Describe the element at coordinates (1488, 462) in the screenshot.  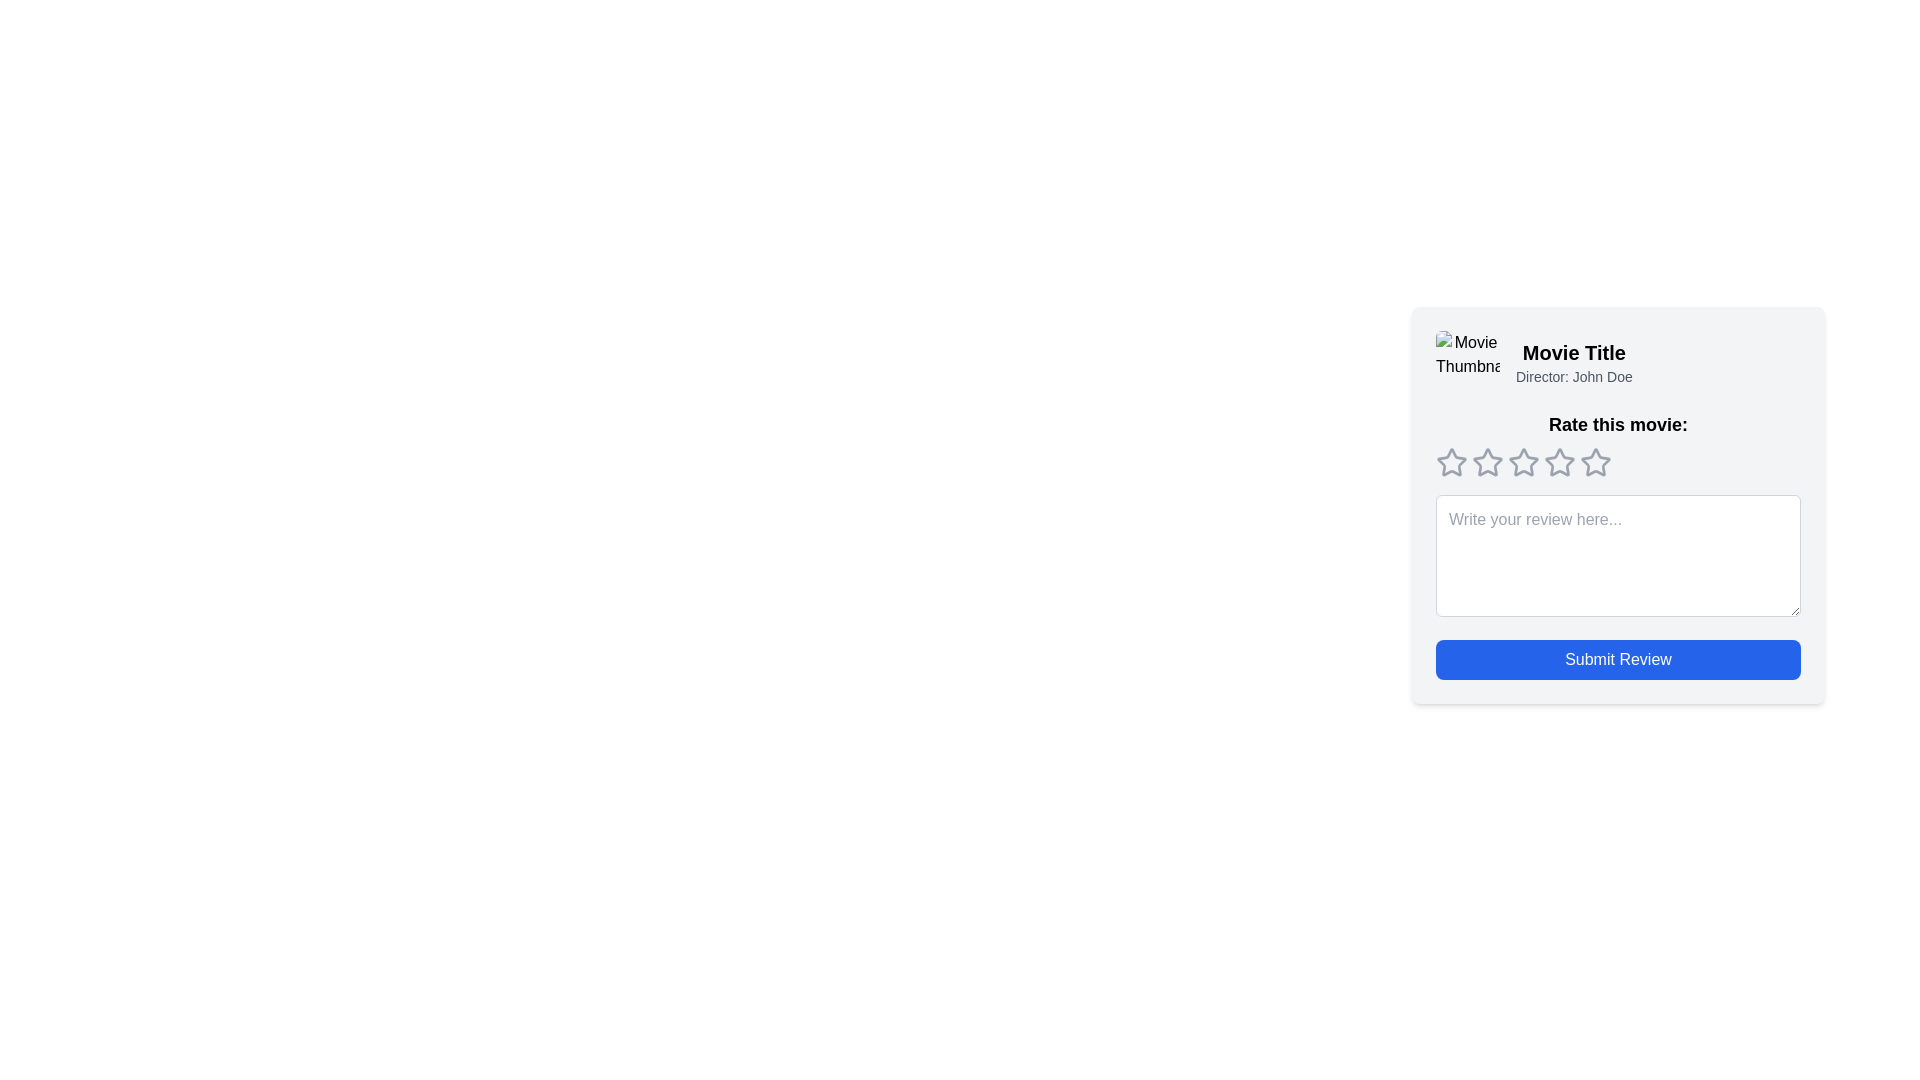
I see `the second star in the row of five stars under the section titled 'Rate this movie'` at that location.